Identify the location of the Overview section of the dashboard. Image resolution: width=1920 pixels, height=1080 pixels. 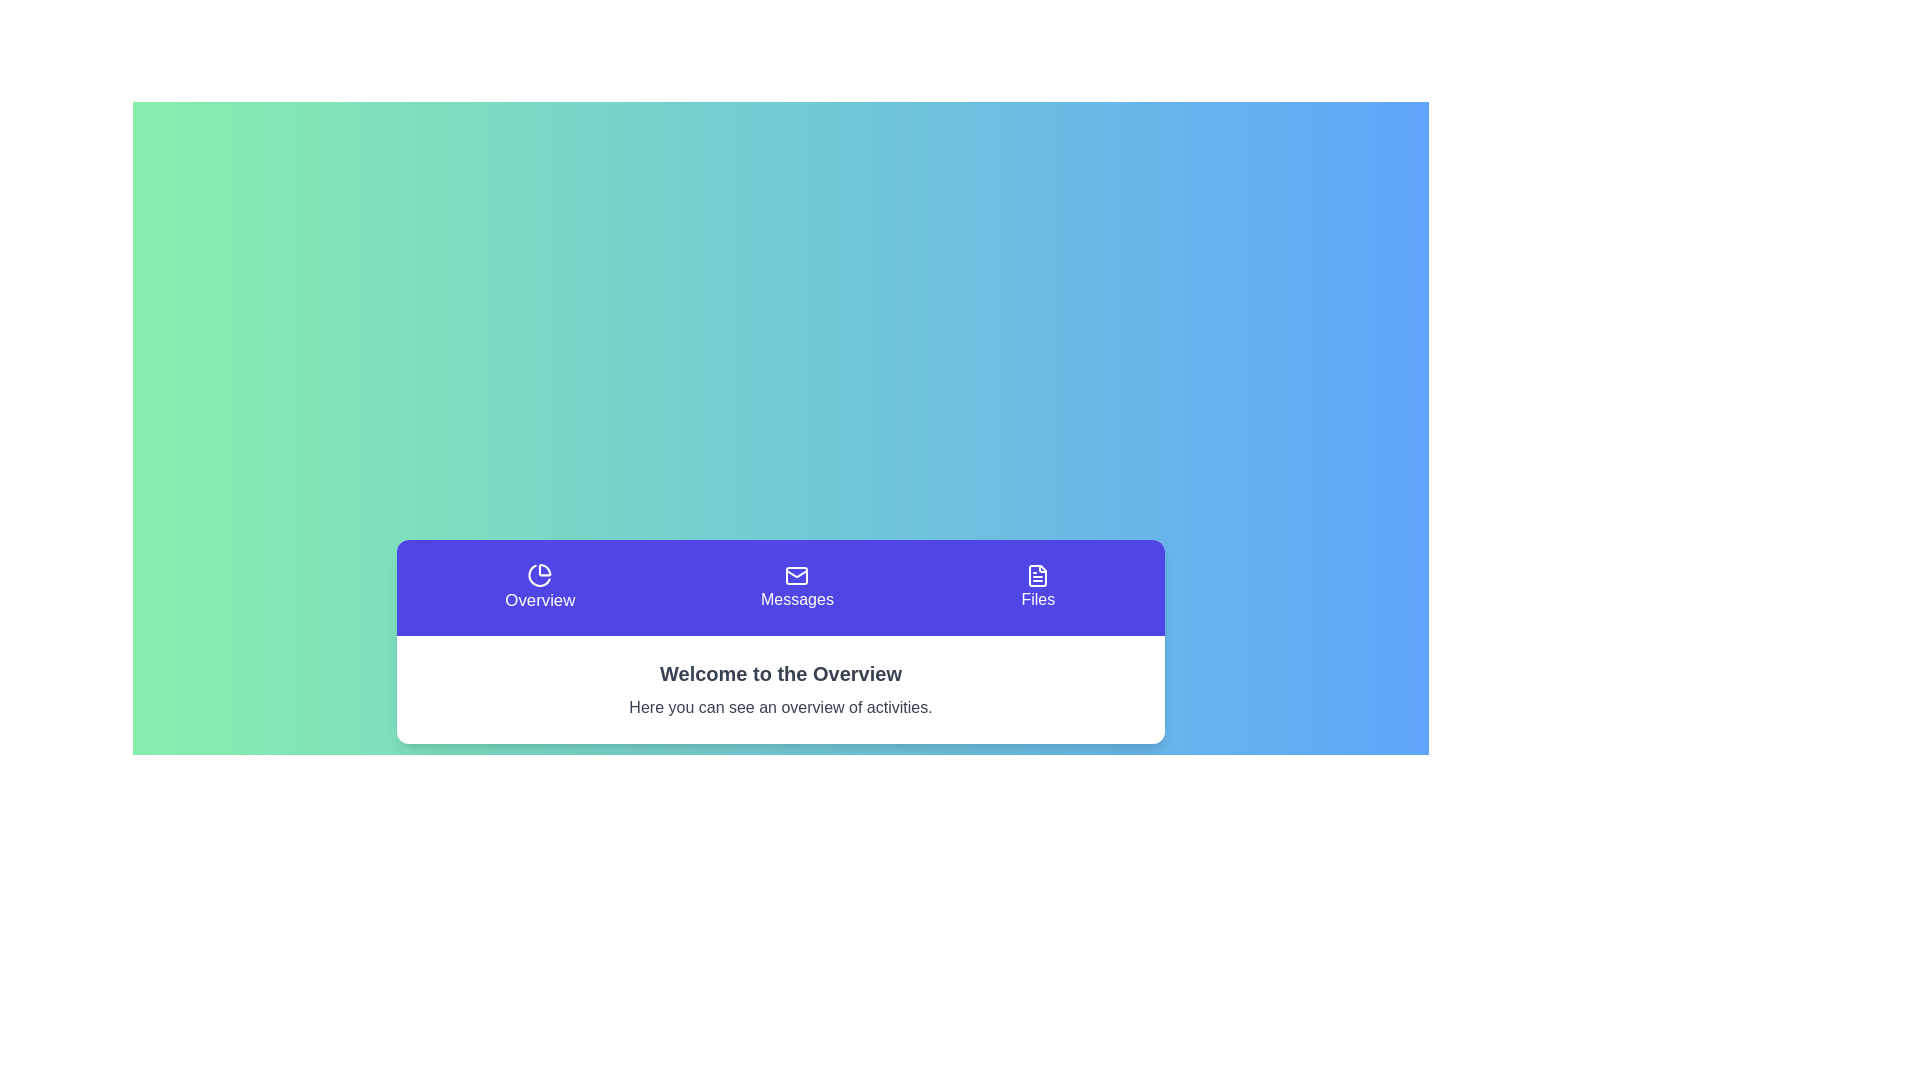
(540, 586).